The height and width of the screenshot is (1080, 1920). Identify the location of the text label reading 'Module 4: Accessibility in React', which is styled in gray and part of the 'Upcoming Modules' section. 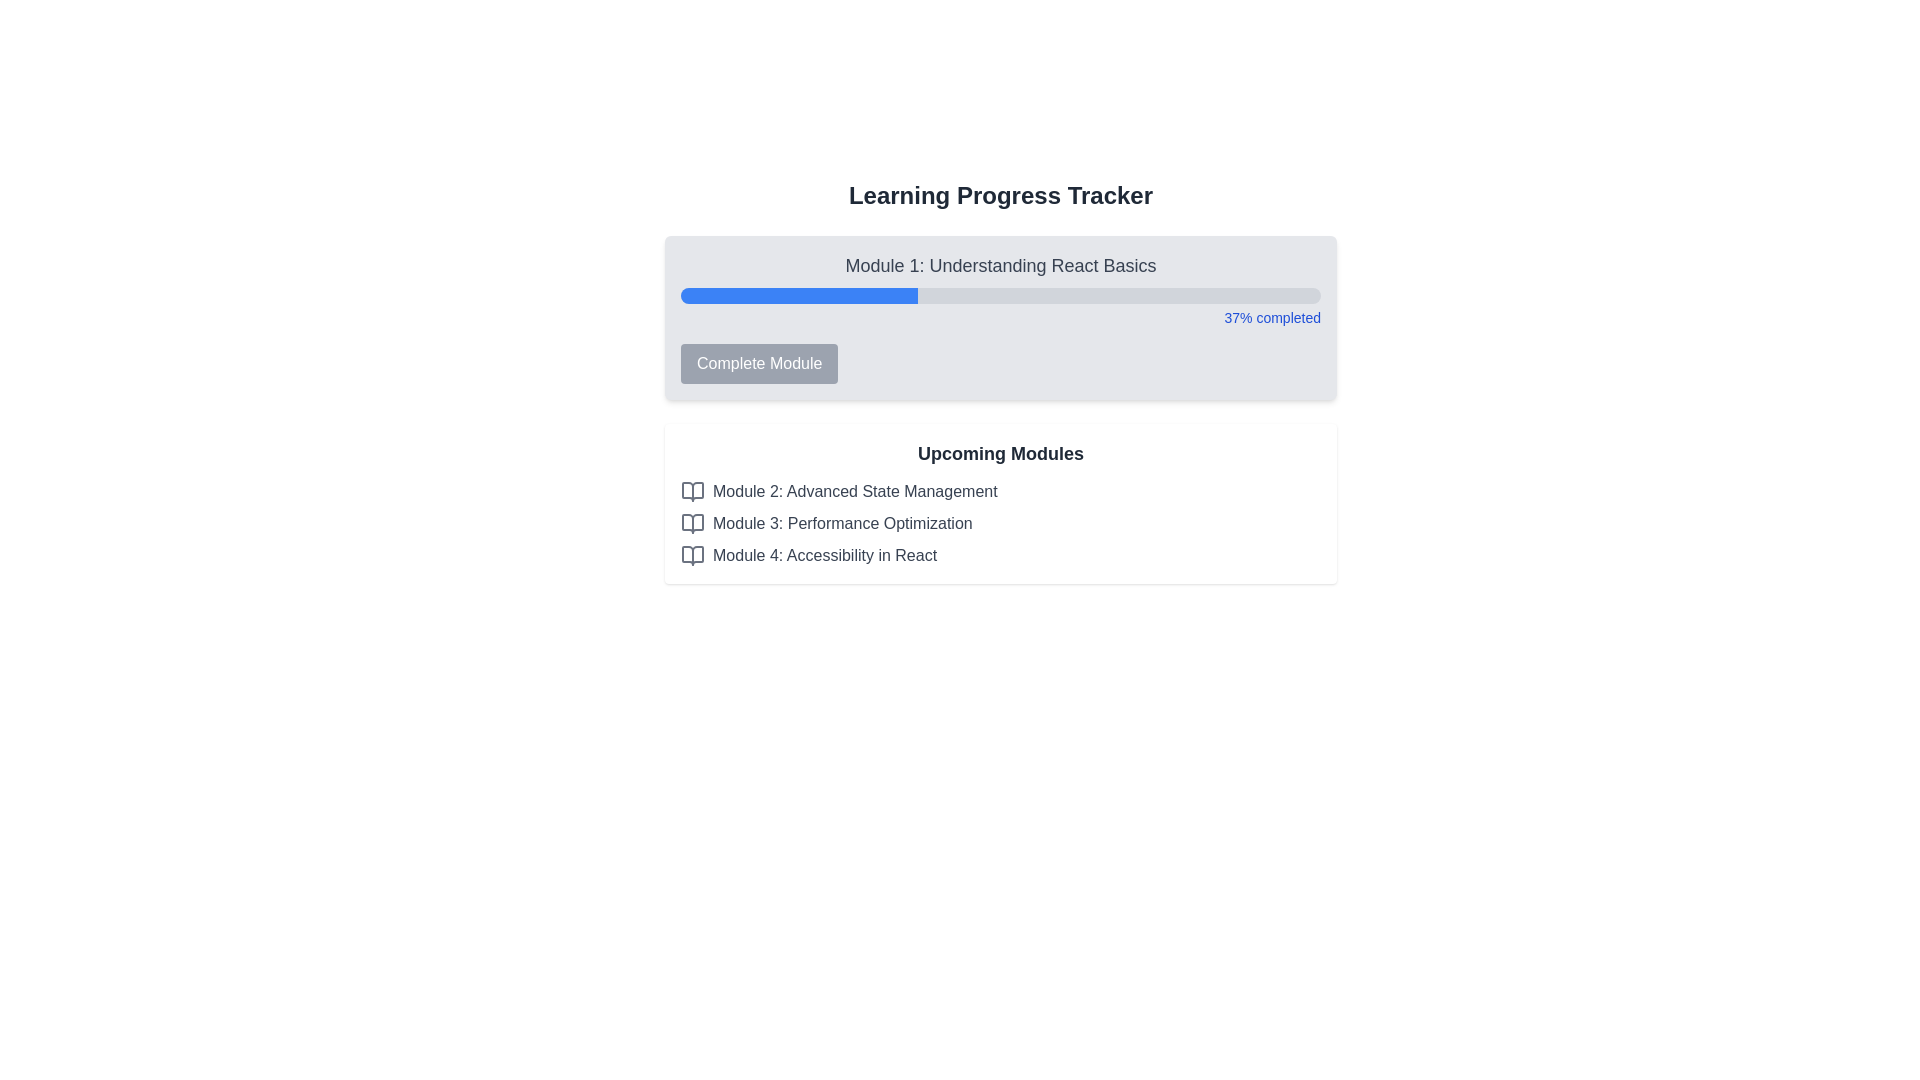
(825, 555).